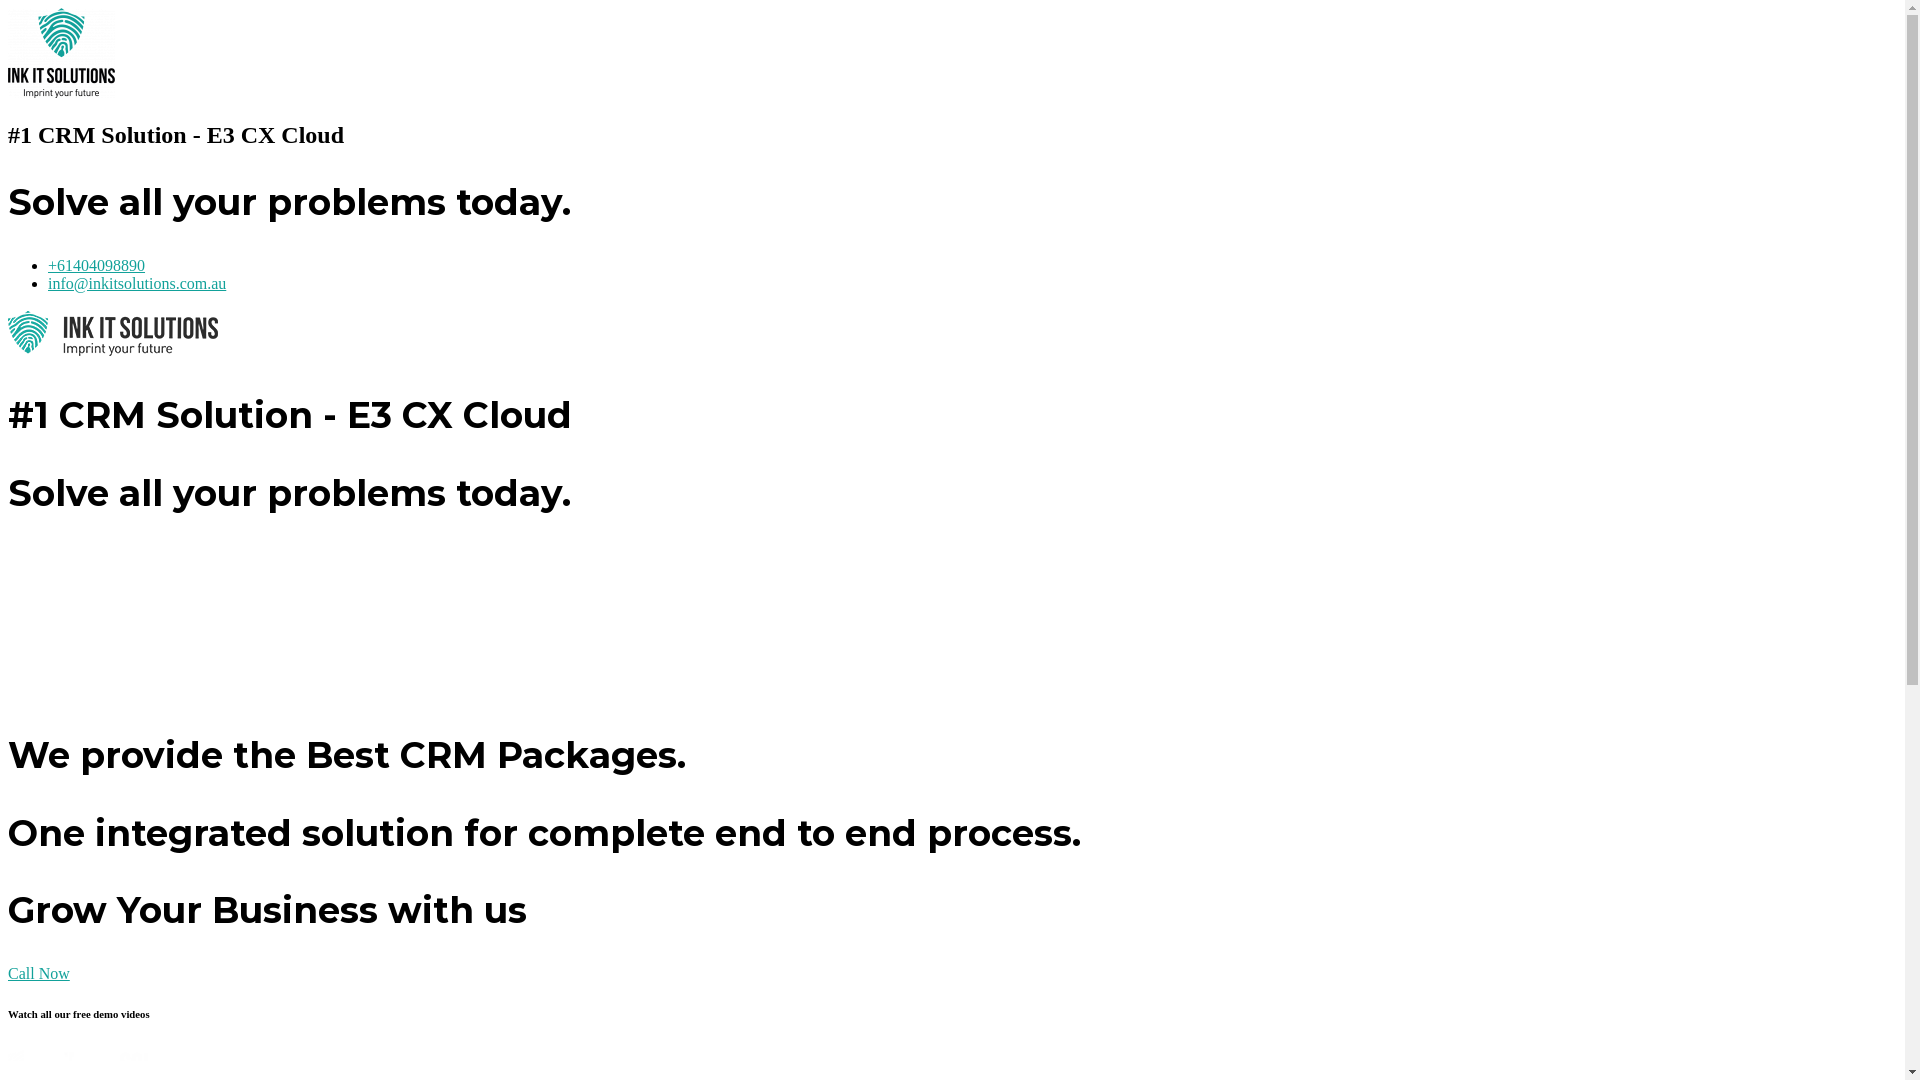  Describe the element at coordinates (38, 972) in the screenshot. I see `'Call Now'` at that location.